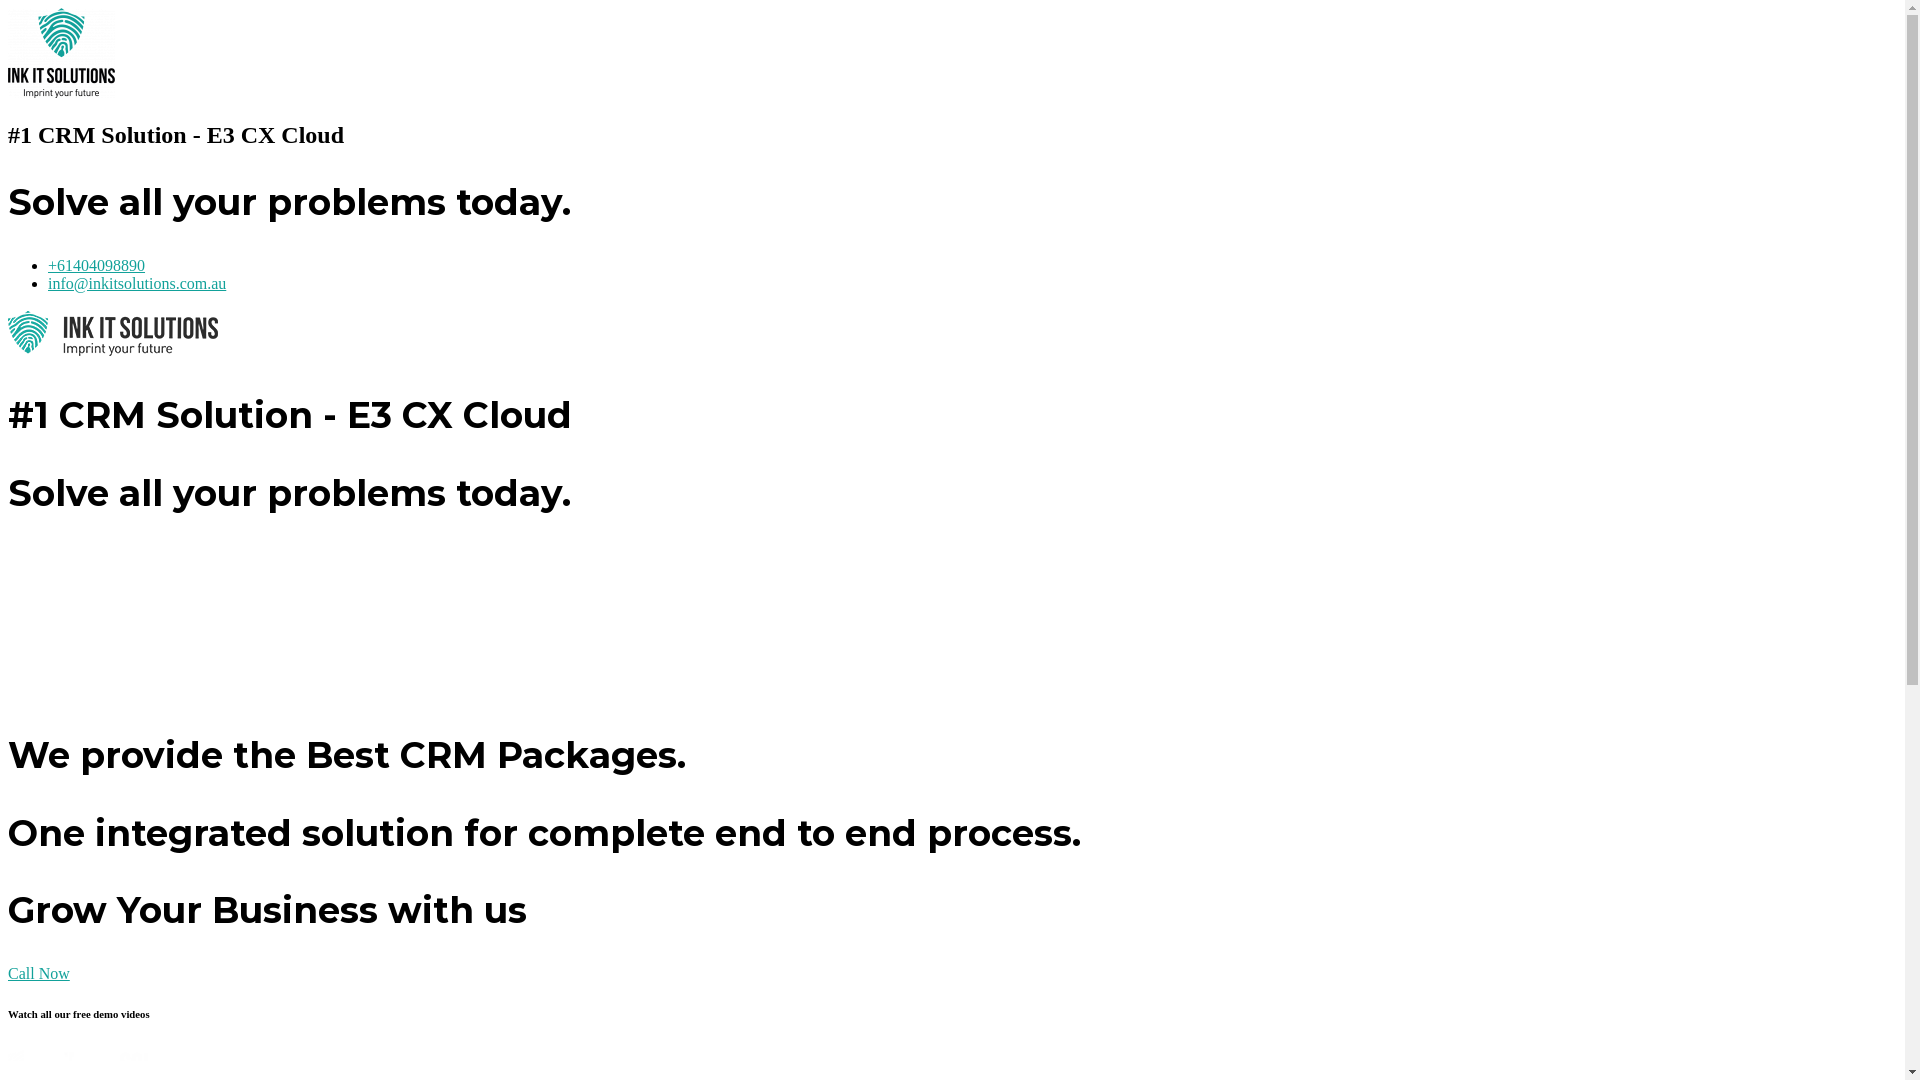  Describe the element at coordinates (38, 972) in the screenshot. I see `'Call Now'` at that location.